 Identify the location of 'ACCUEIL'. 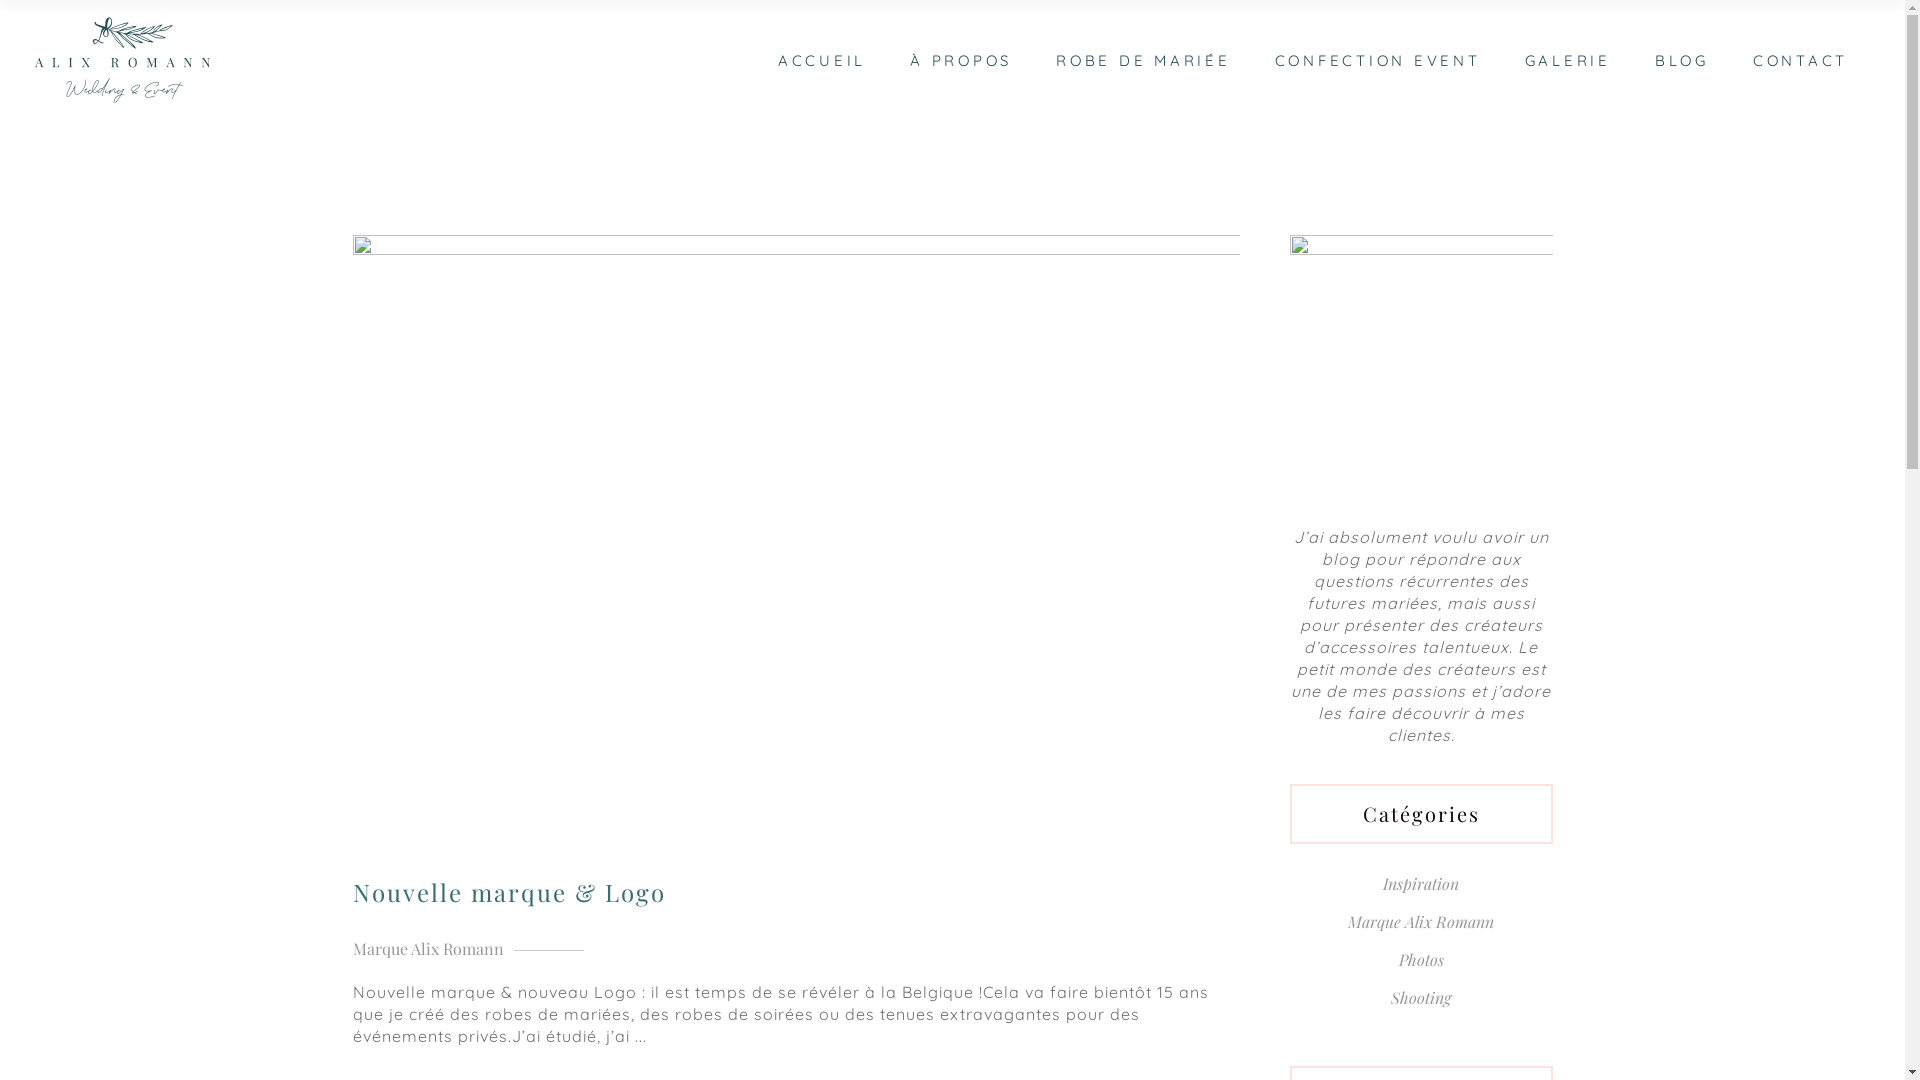
(754, 59).